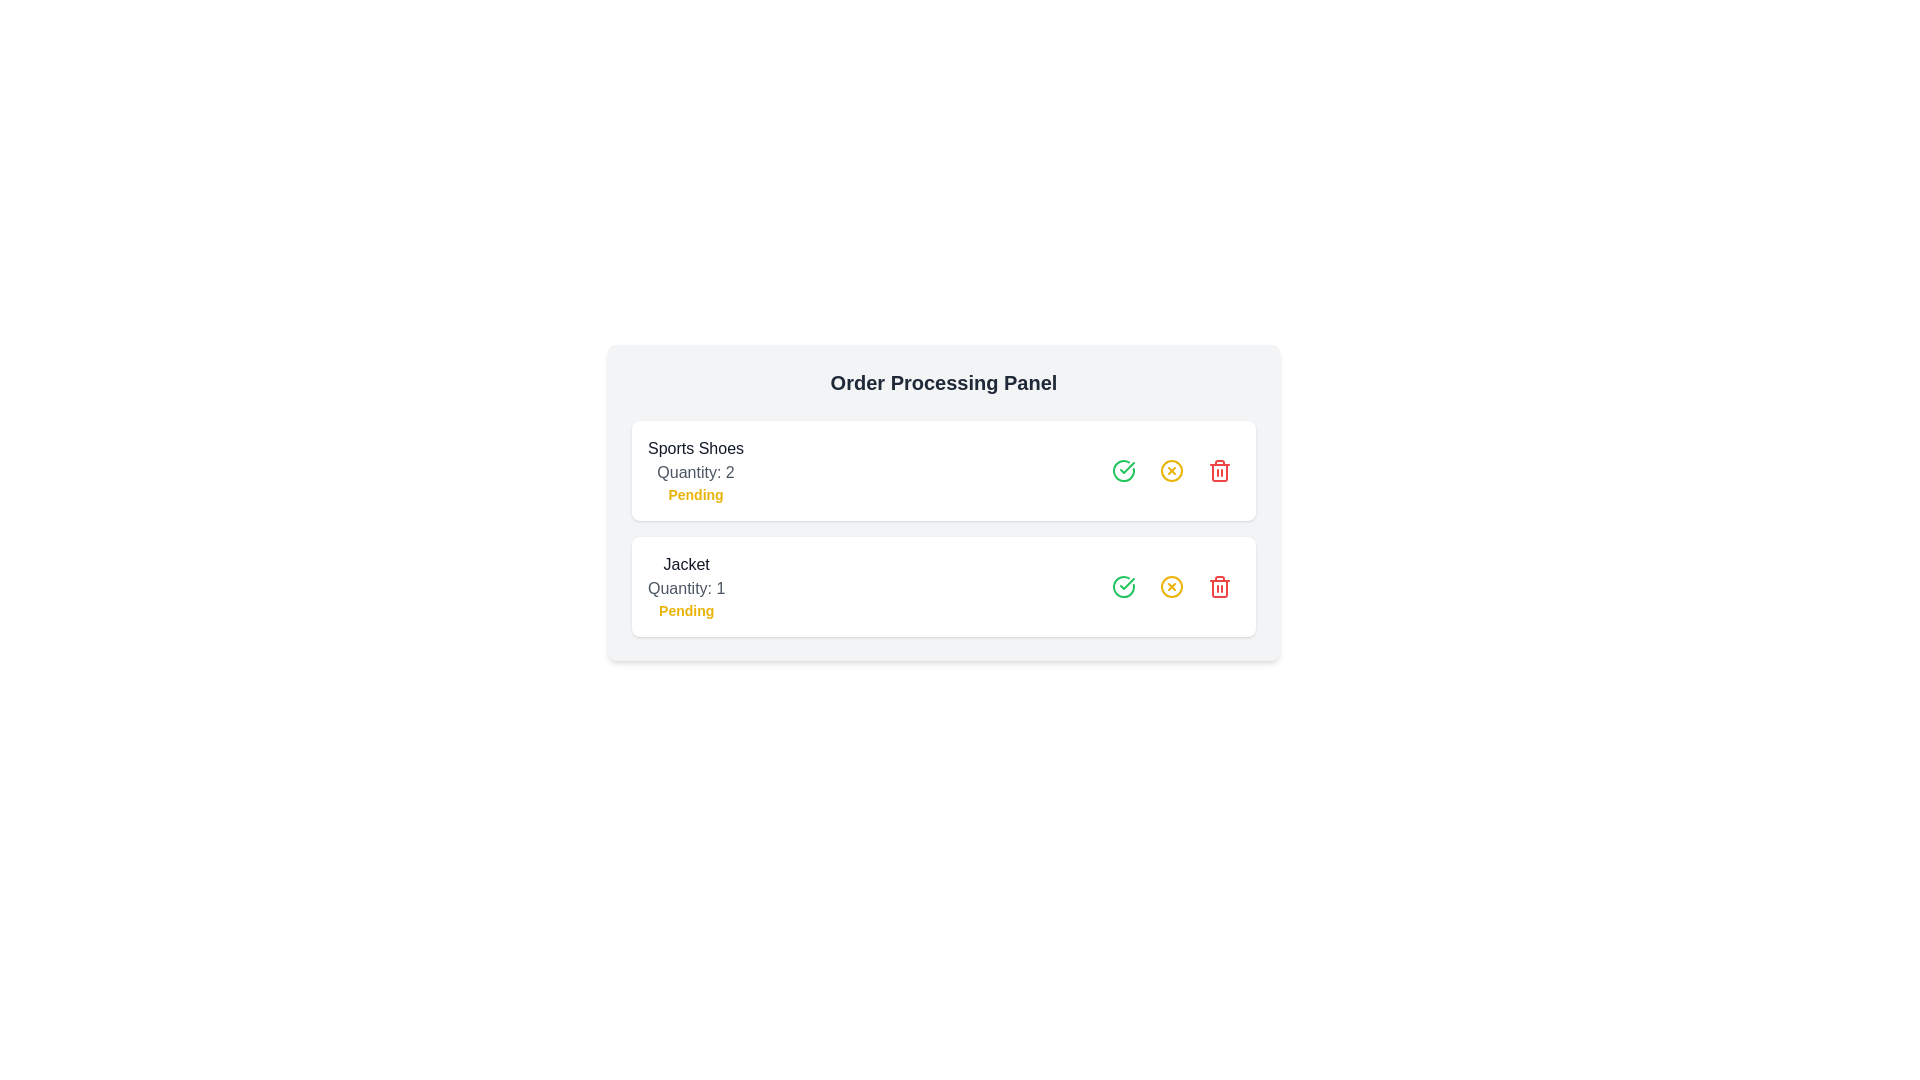 The width and height of the screenshot is (1920, 1080). I want to click on the status text indicating that the 'Jacket' order is currently pending action or approval, located directly under the 'Quantity: 1' label in the order list, so click(686, 609).